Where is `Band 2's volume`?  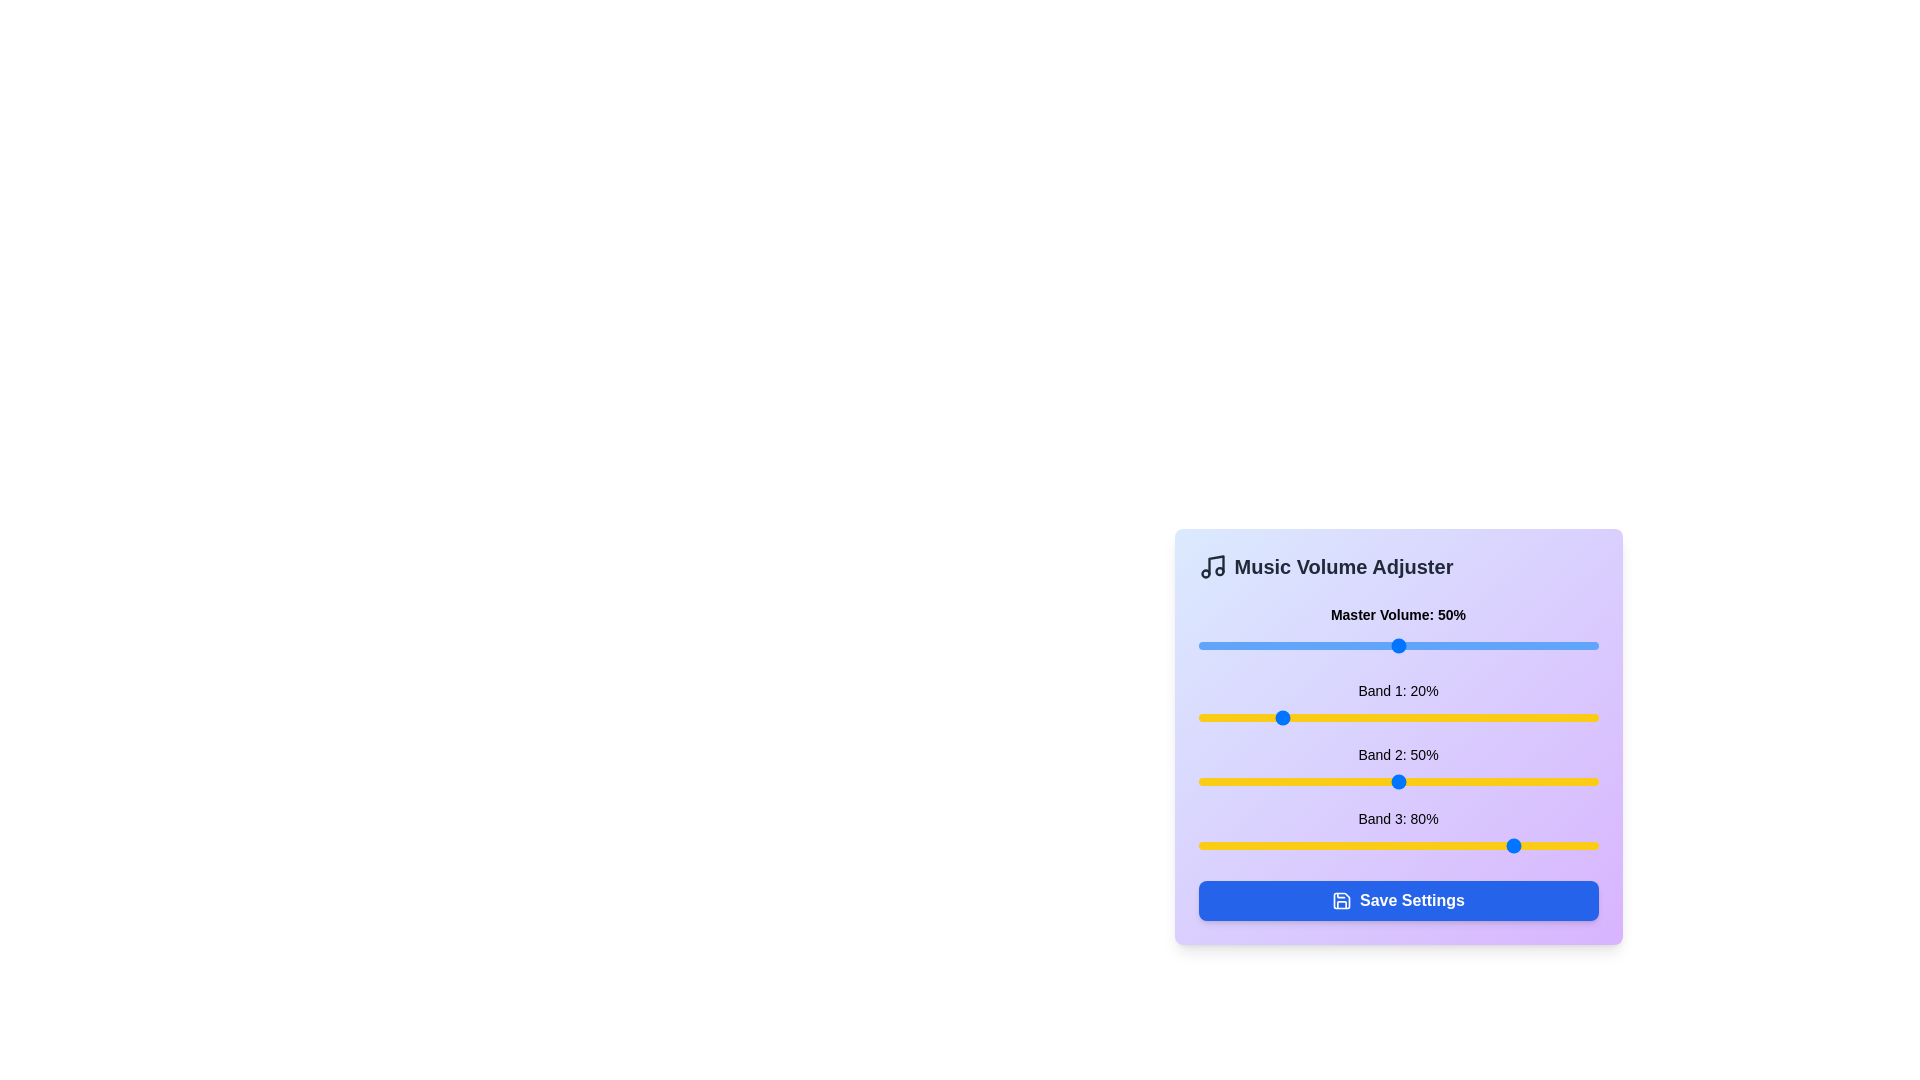 Band 2's volume is located at coordinates (1553, 781).